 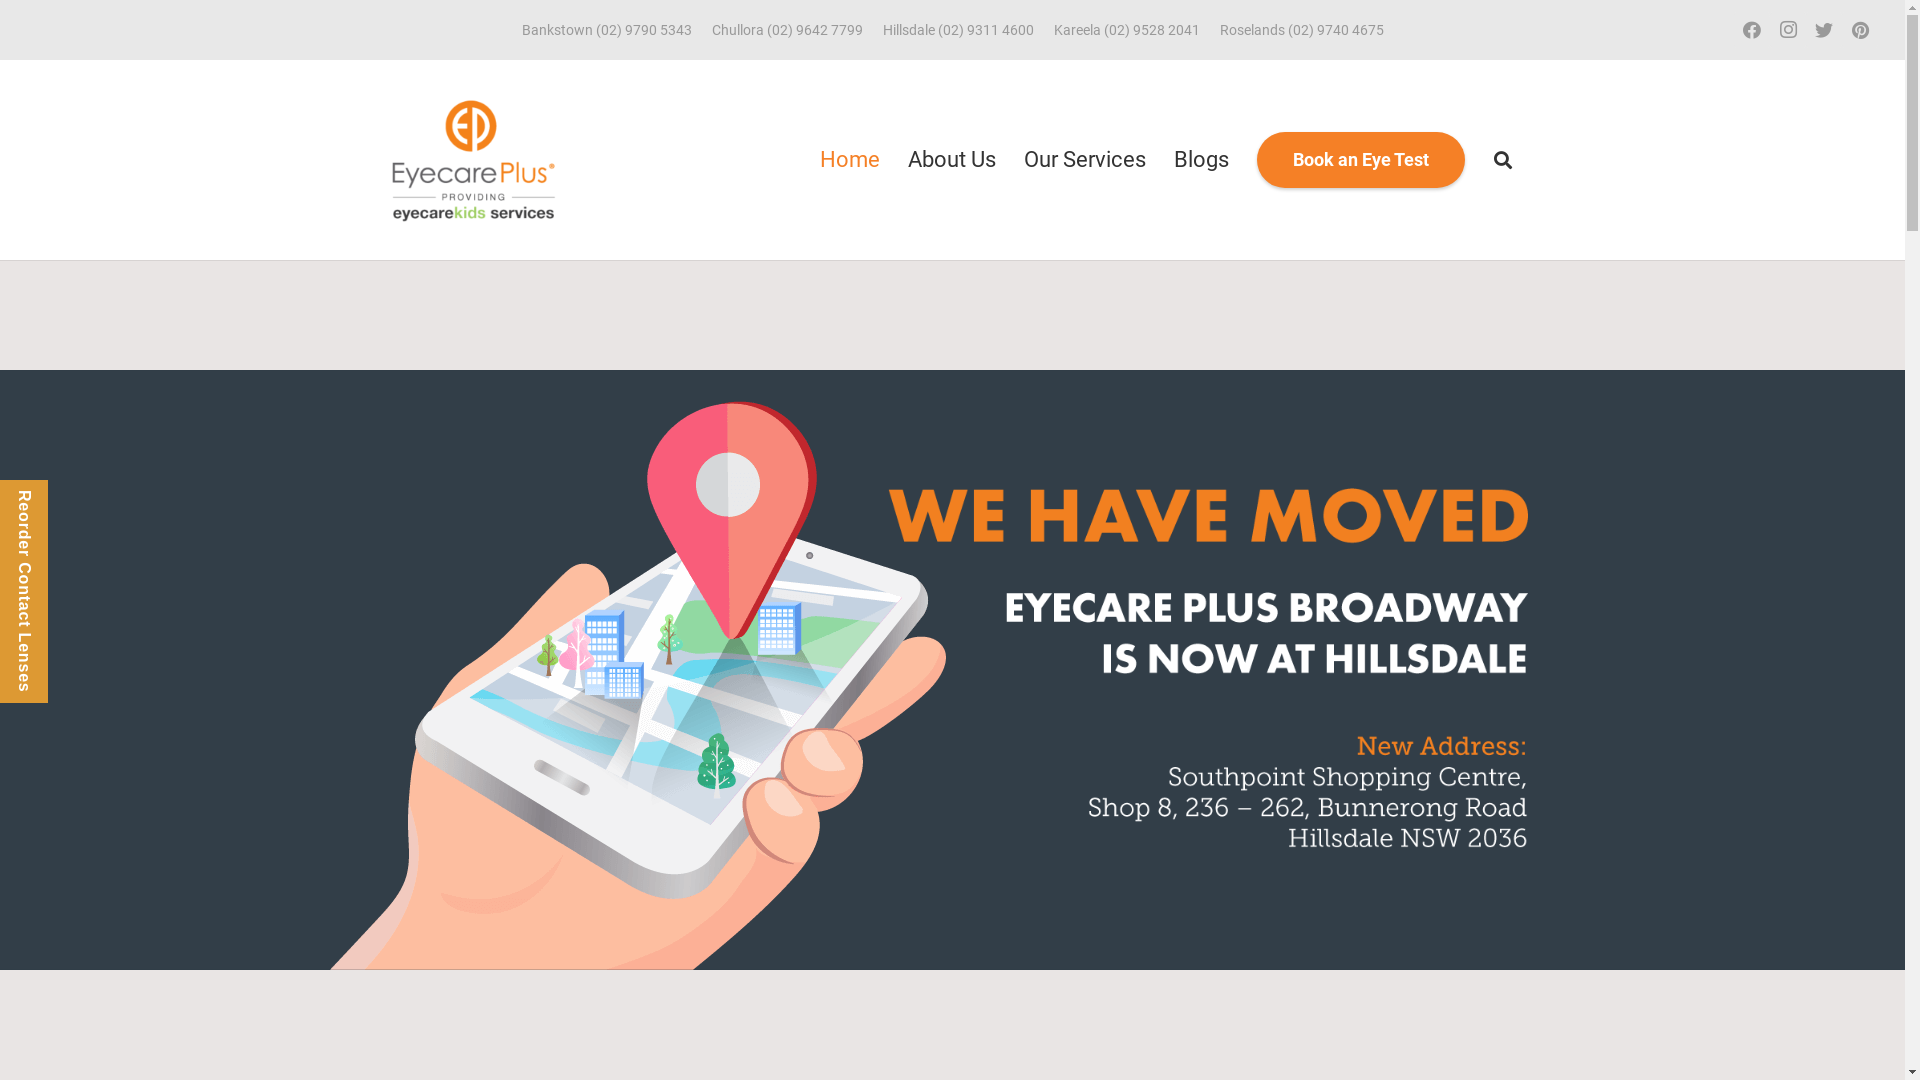 What do you see at coordinates (1083, 158) in the screenshot?
I see `'Our Services'` at bounding box center [1083, 158].